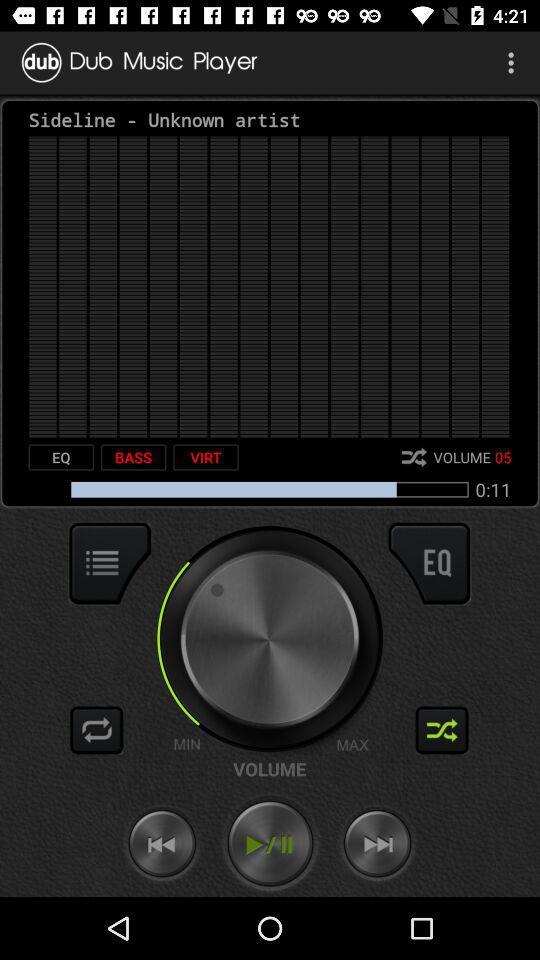 This screenshot has height=960, width=540. What do you see at coordinates (270, 843) in the screenshot?
I see `this is a used to music player` at bounding box center [270, 843].